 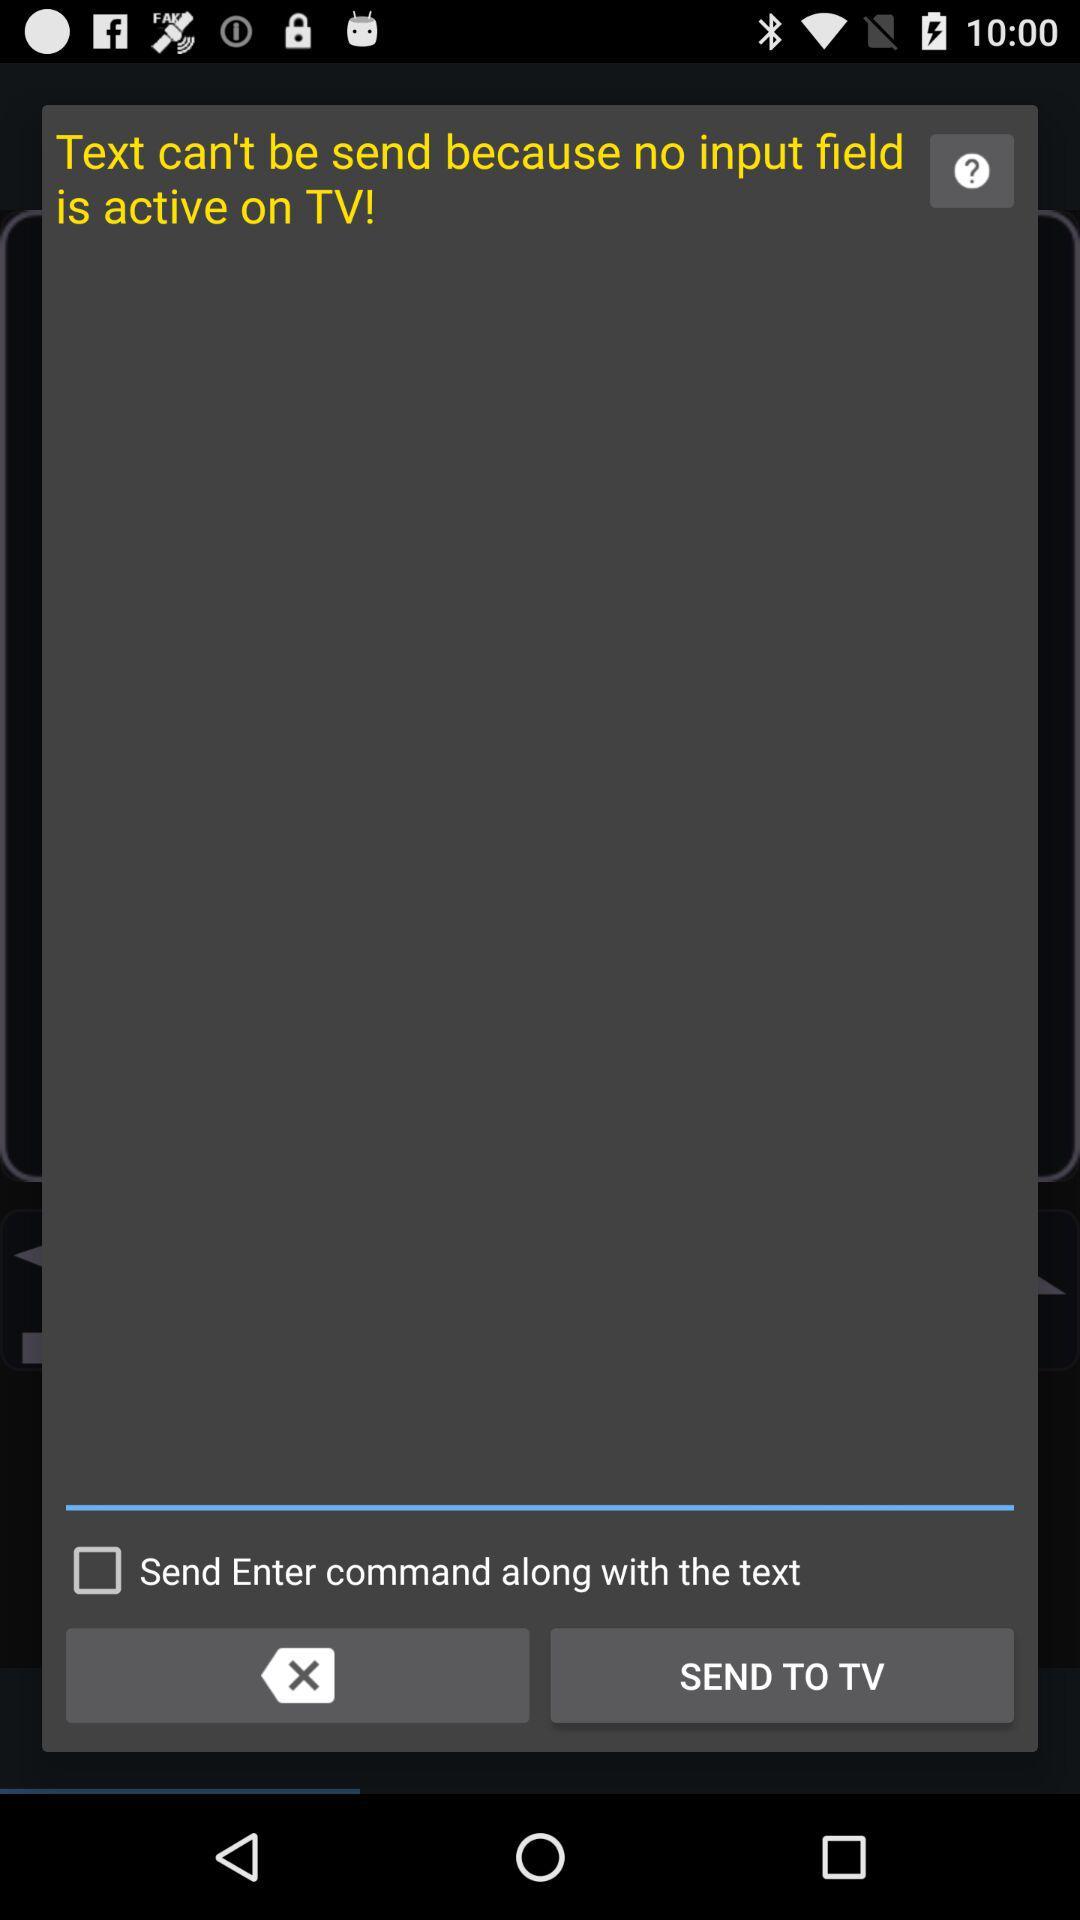 I want to click on the icon below the send enter command icon, so click(x=297, y=1675).